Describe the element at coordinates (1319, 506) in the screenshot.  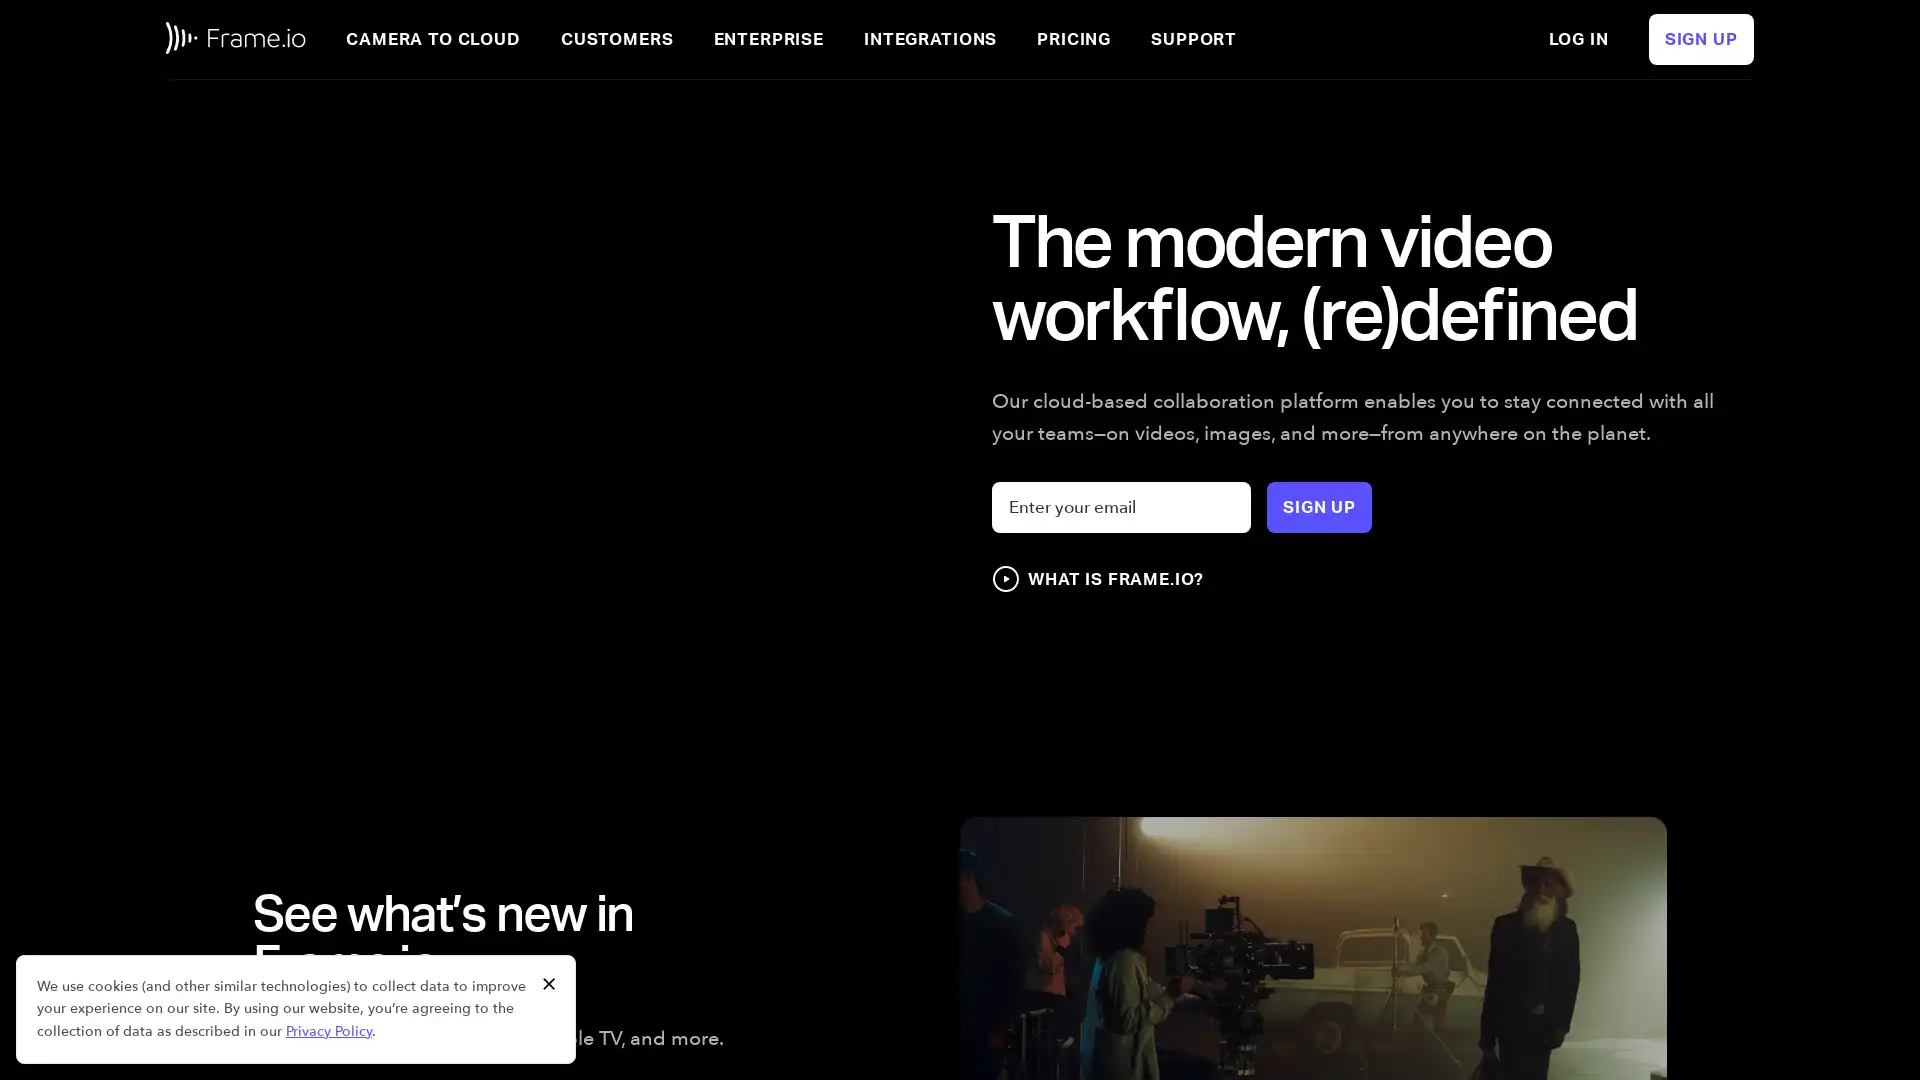
I see `Submit email address` at that location.